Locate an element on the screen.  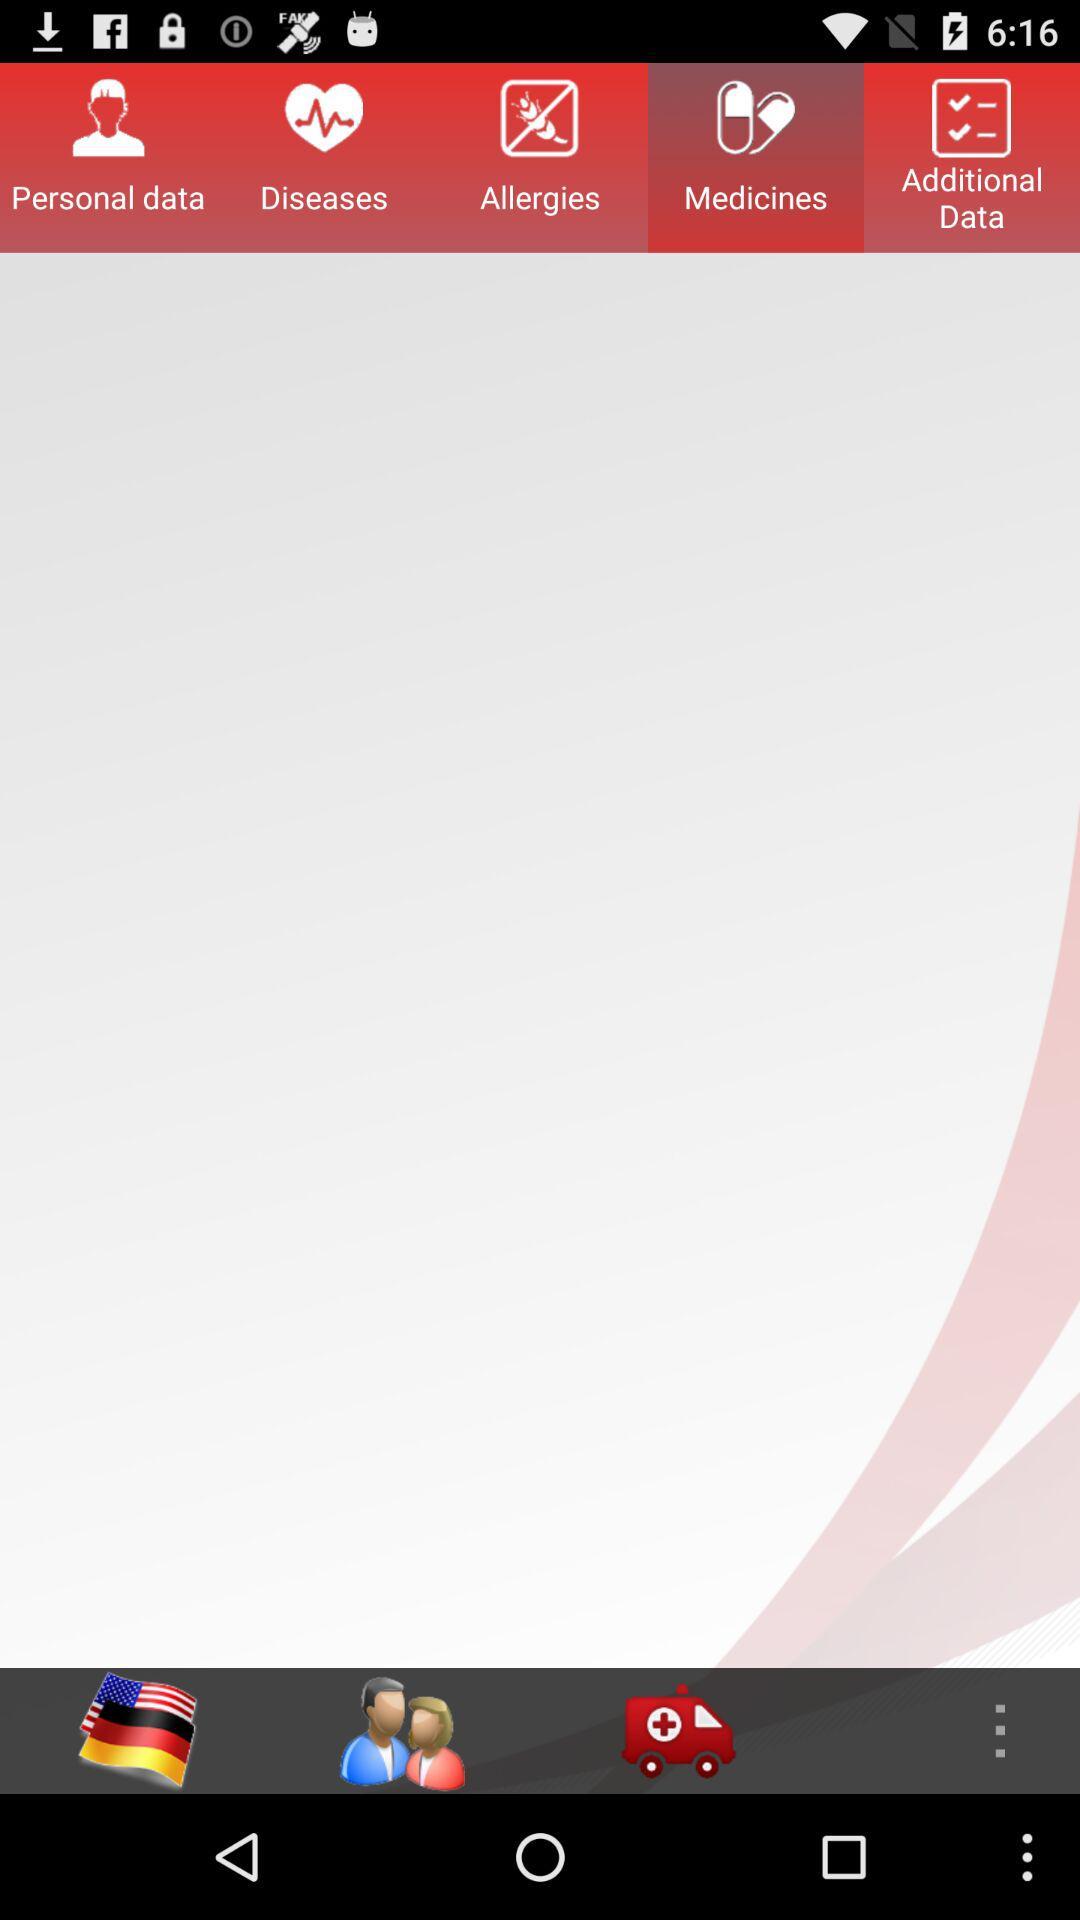
item next to diseases is located at coordinates (108, 156).